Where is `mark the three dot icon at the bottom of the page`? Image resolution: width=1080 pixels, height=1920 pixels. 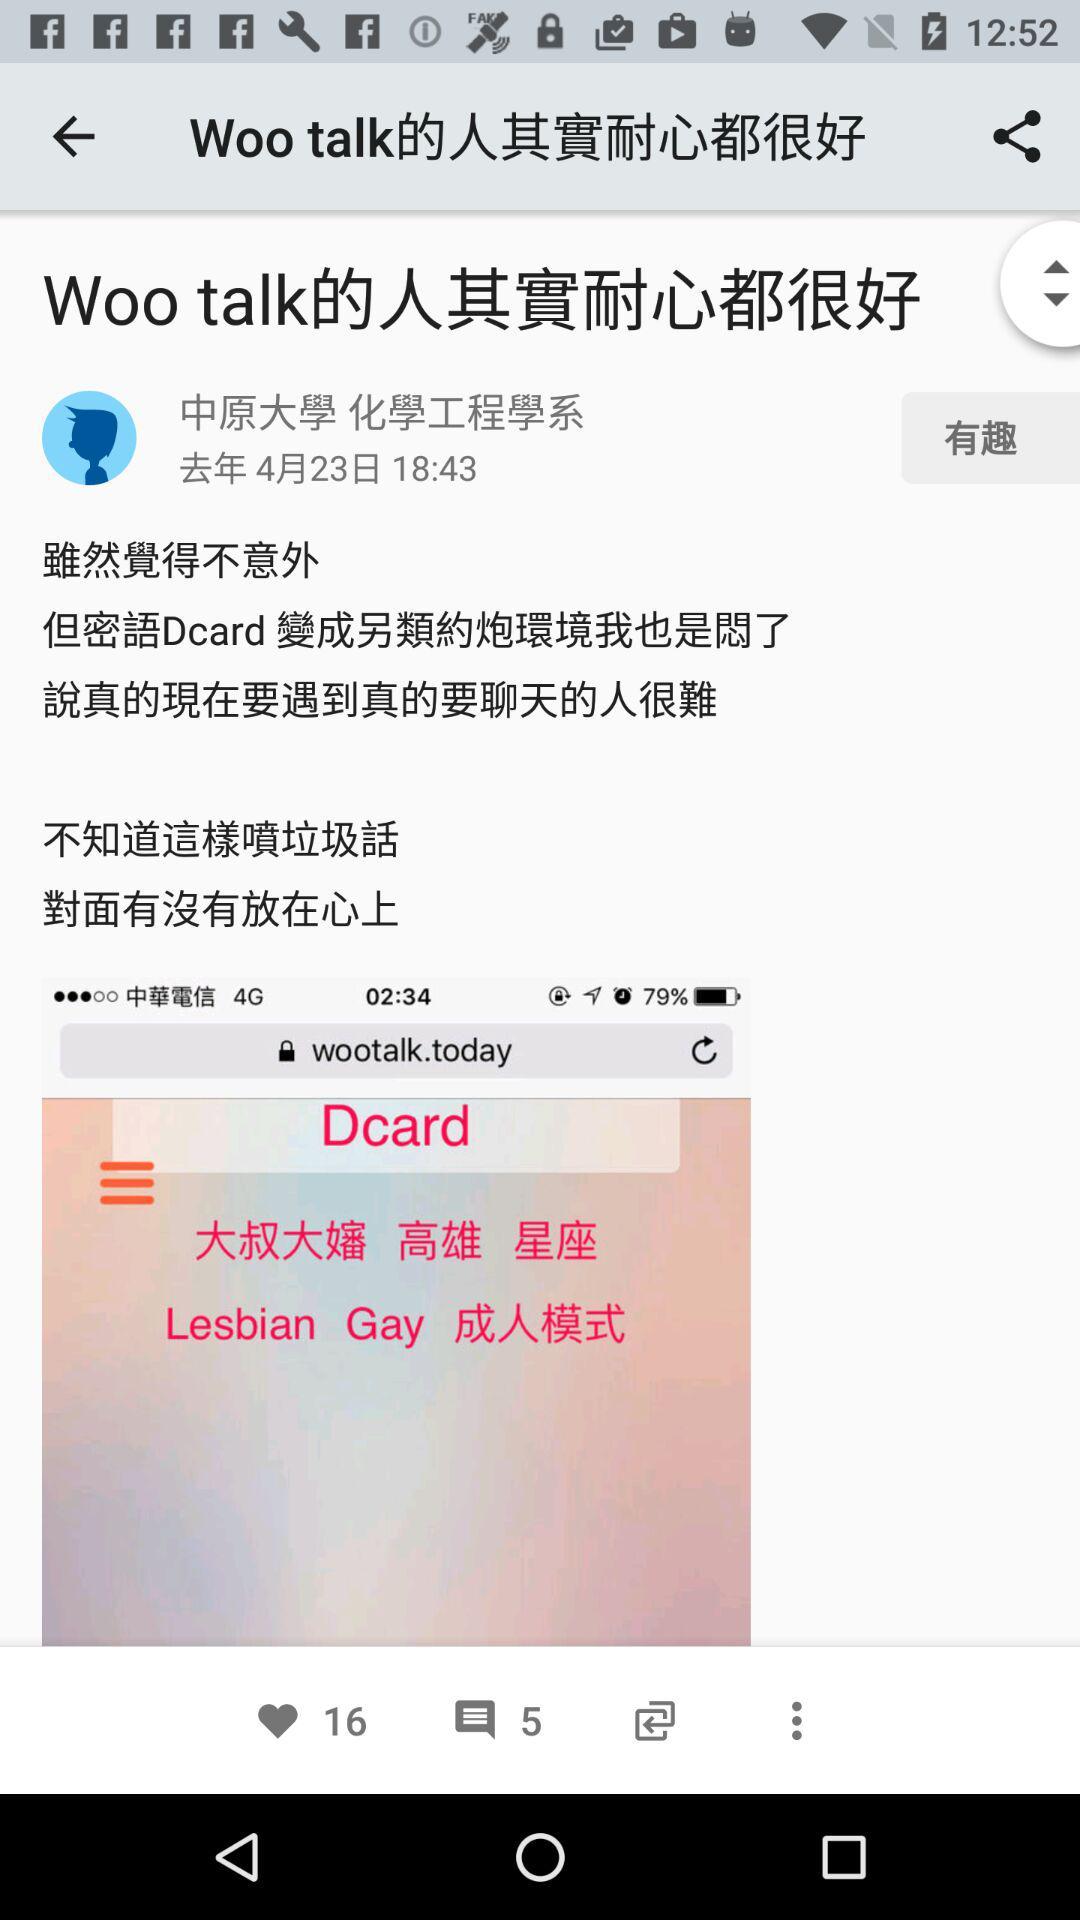
mark the three dot icon at the bottom of the page is located at coordinates (796, 1719).